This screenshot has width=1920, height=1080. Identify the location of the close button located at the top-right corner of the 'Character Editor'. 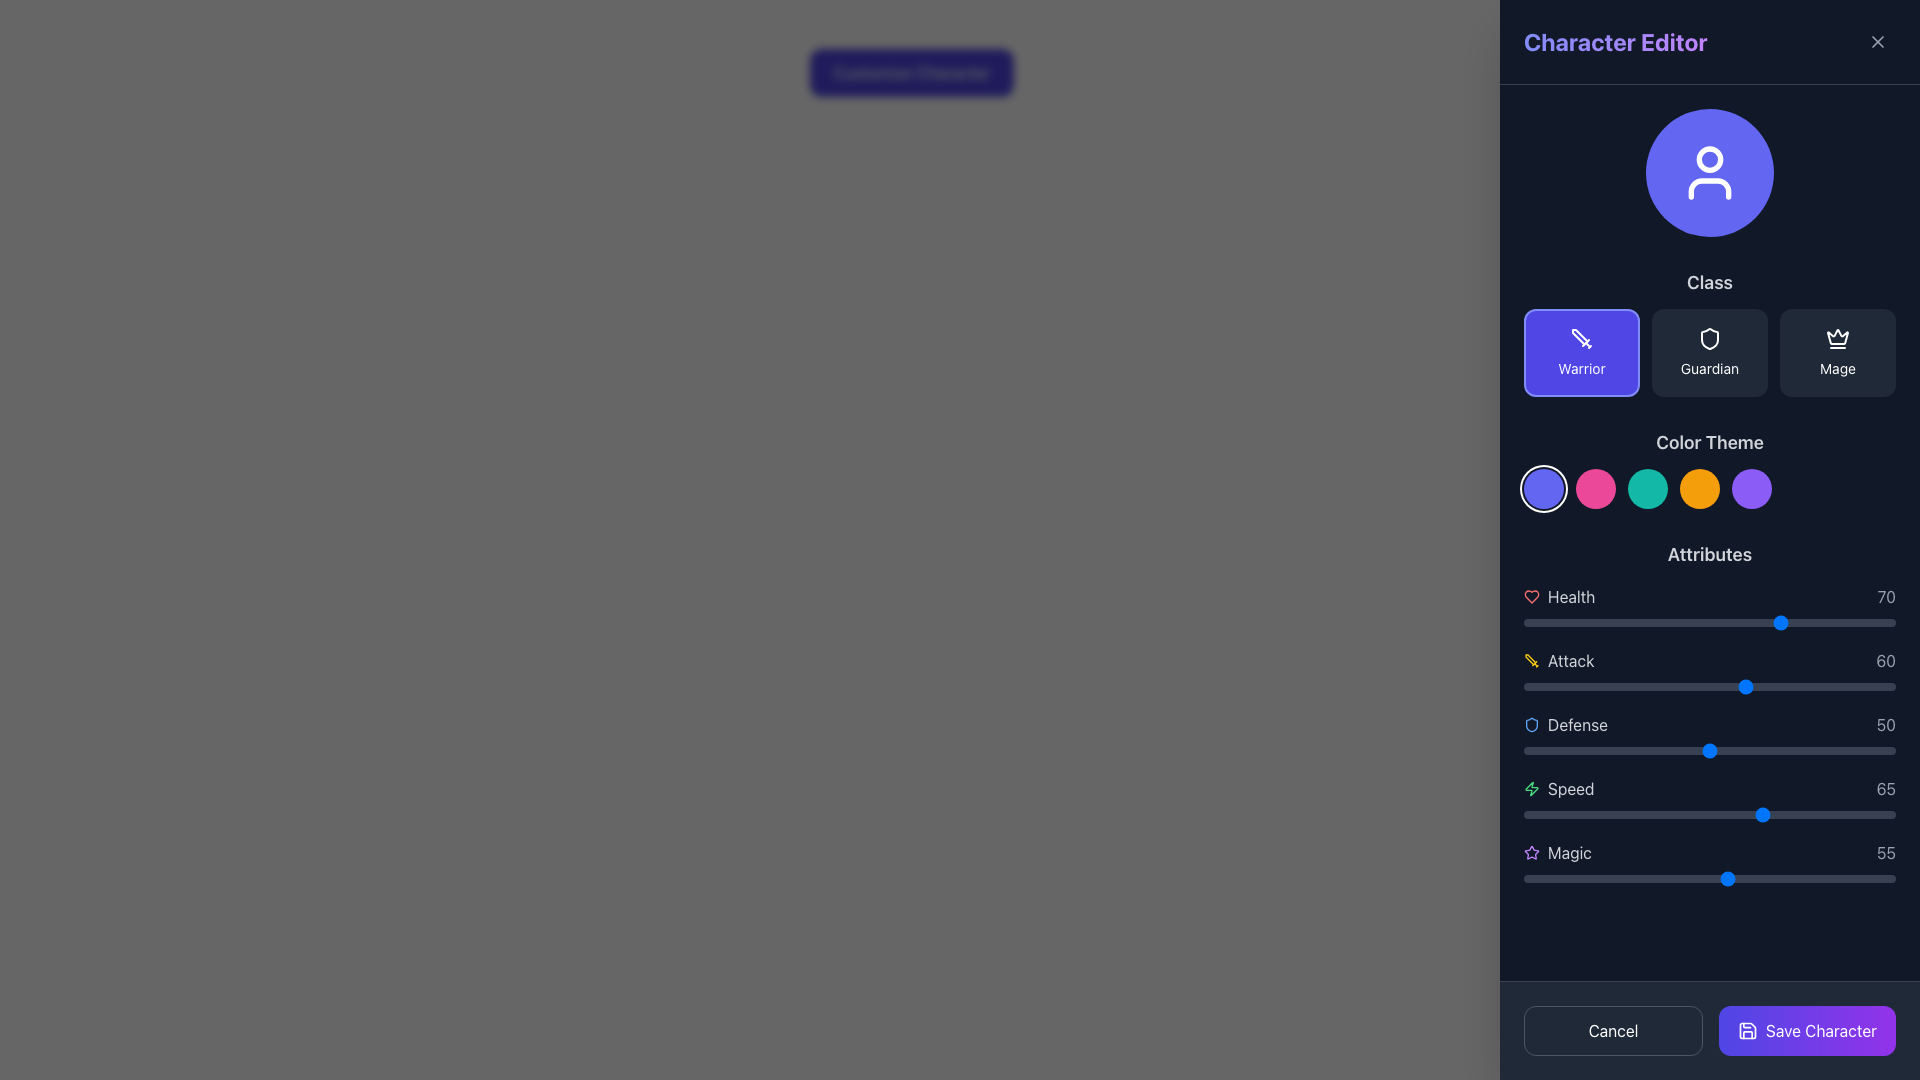
(1876, 42).